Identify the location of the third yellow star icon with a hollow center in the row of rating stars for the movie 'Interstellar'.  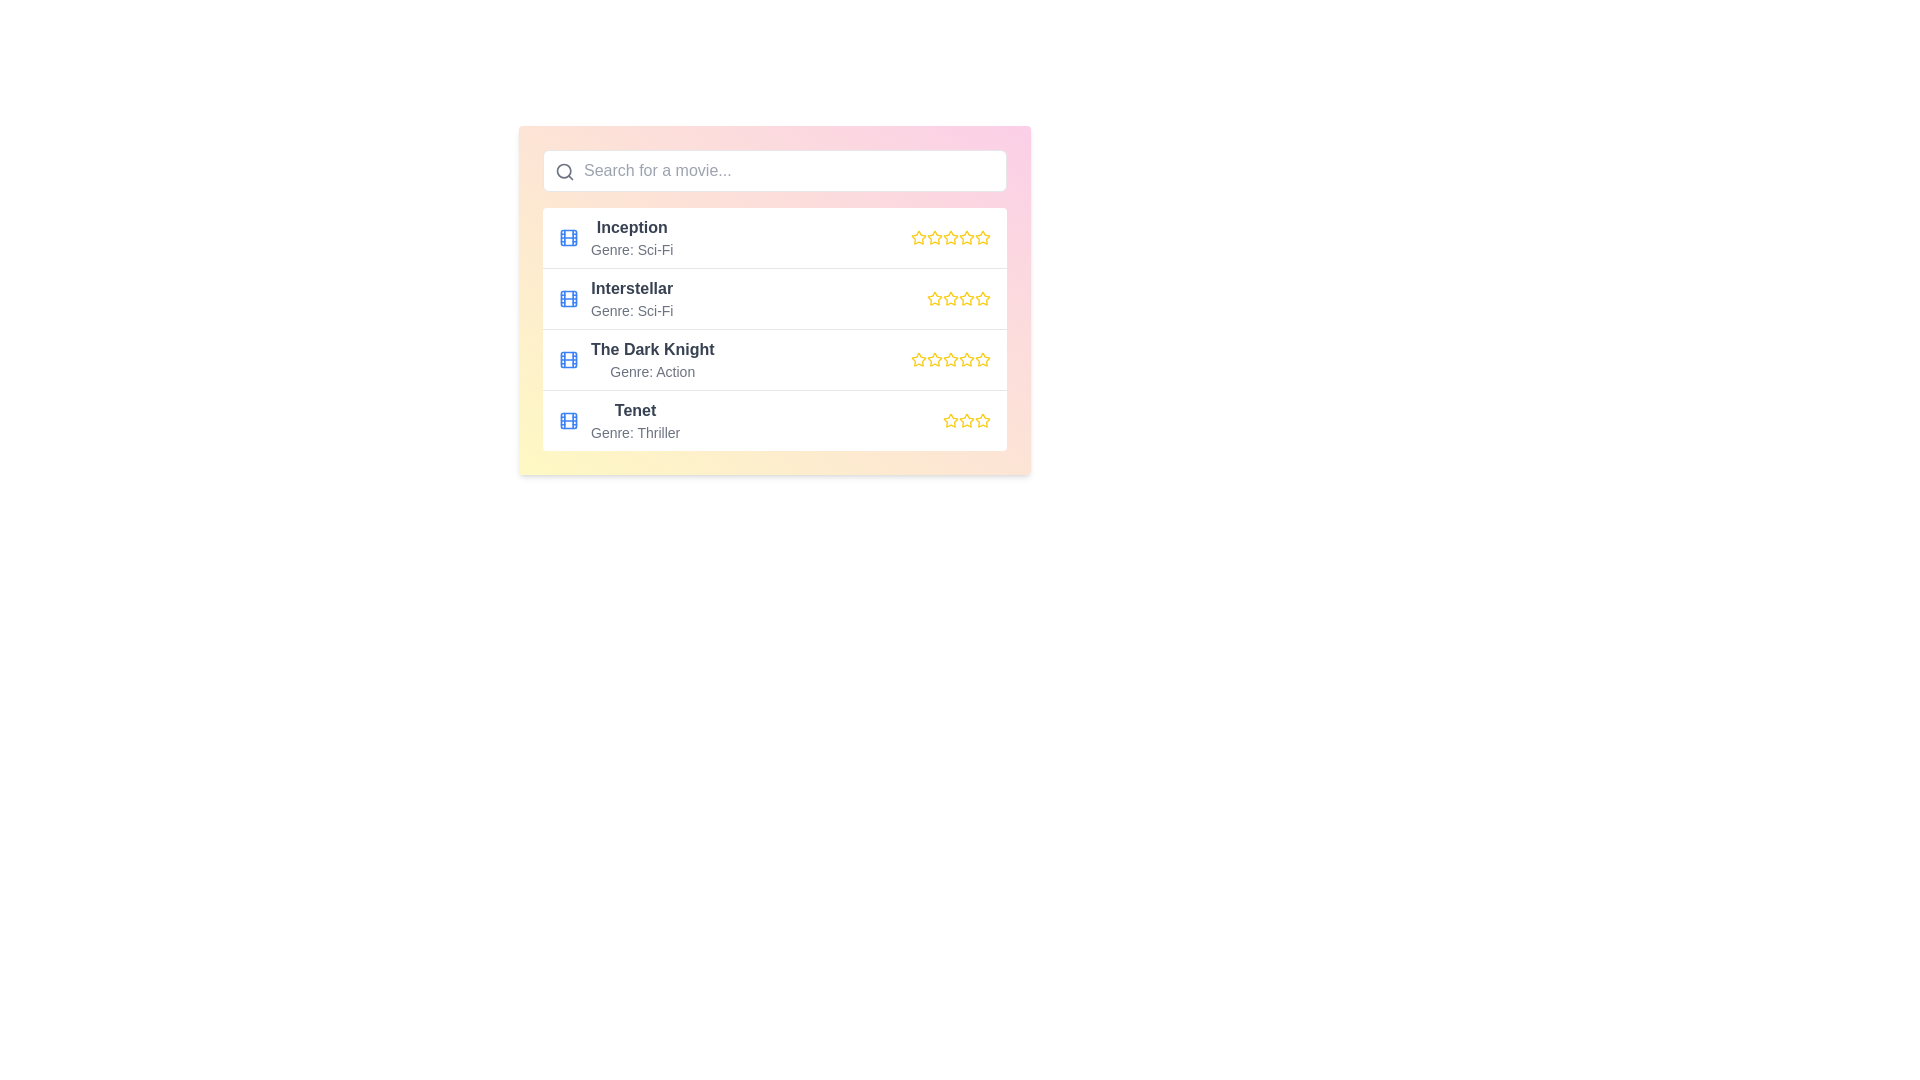
(966, 298).